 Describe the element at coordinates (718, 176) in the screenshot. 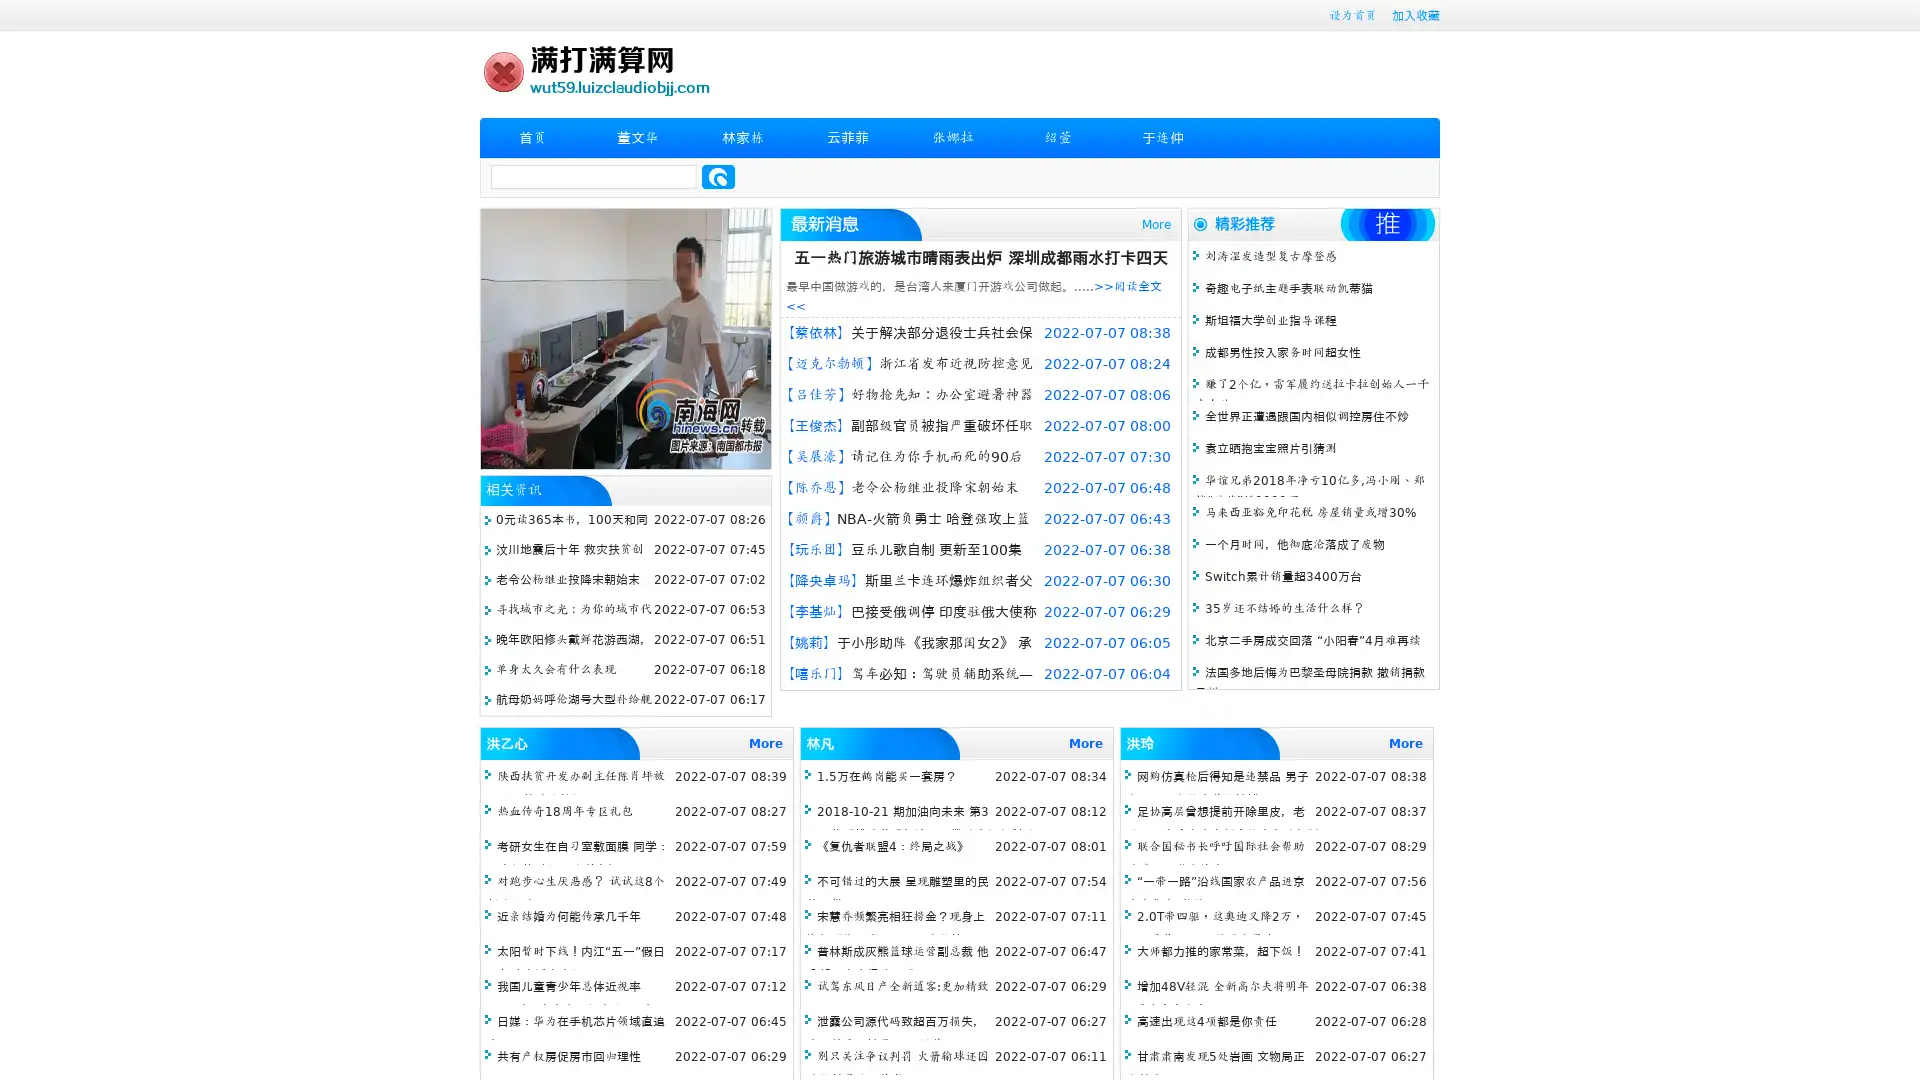

I see `Search` at that location.